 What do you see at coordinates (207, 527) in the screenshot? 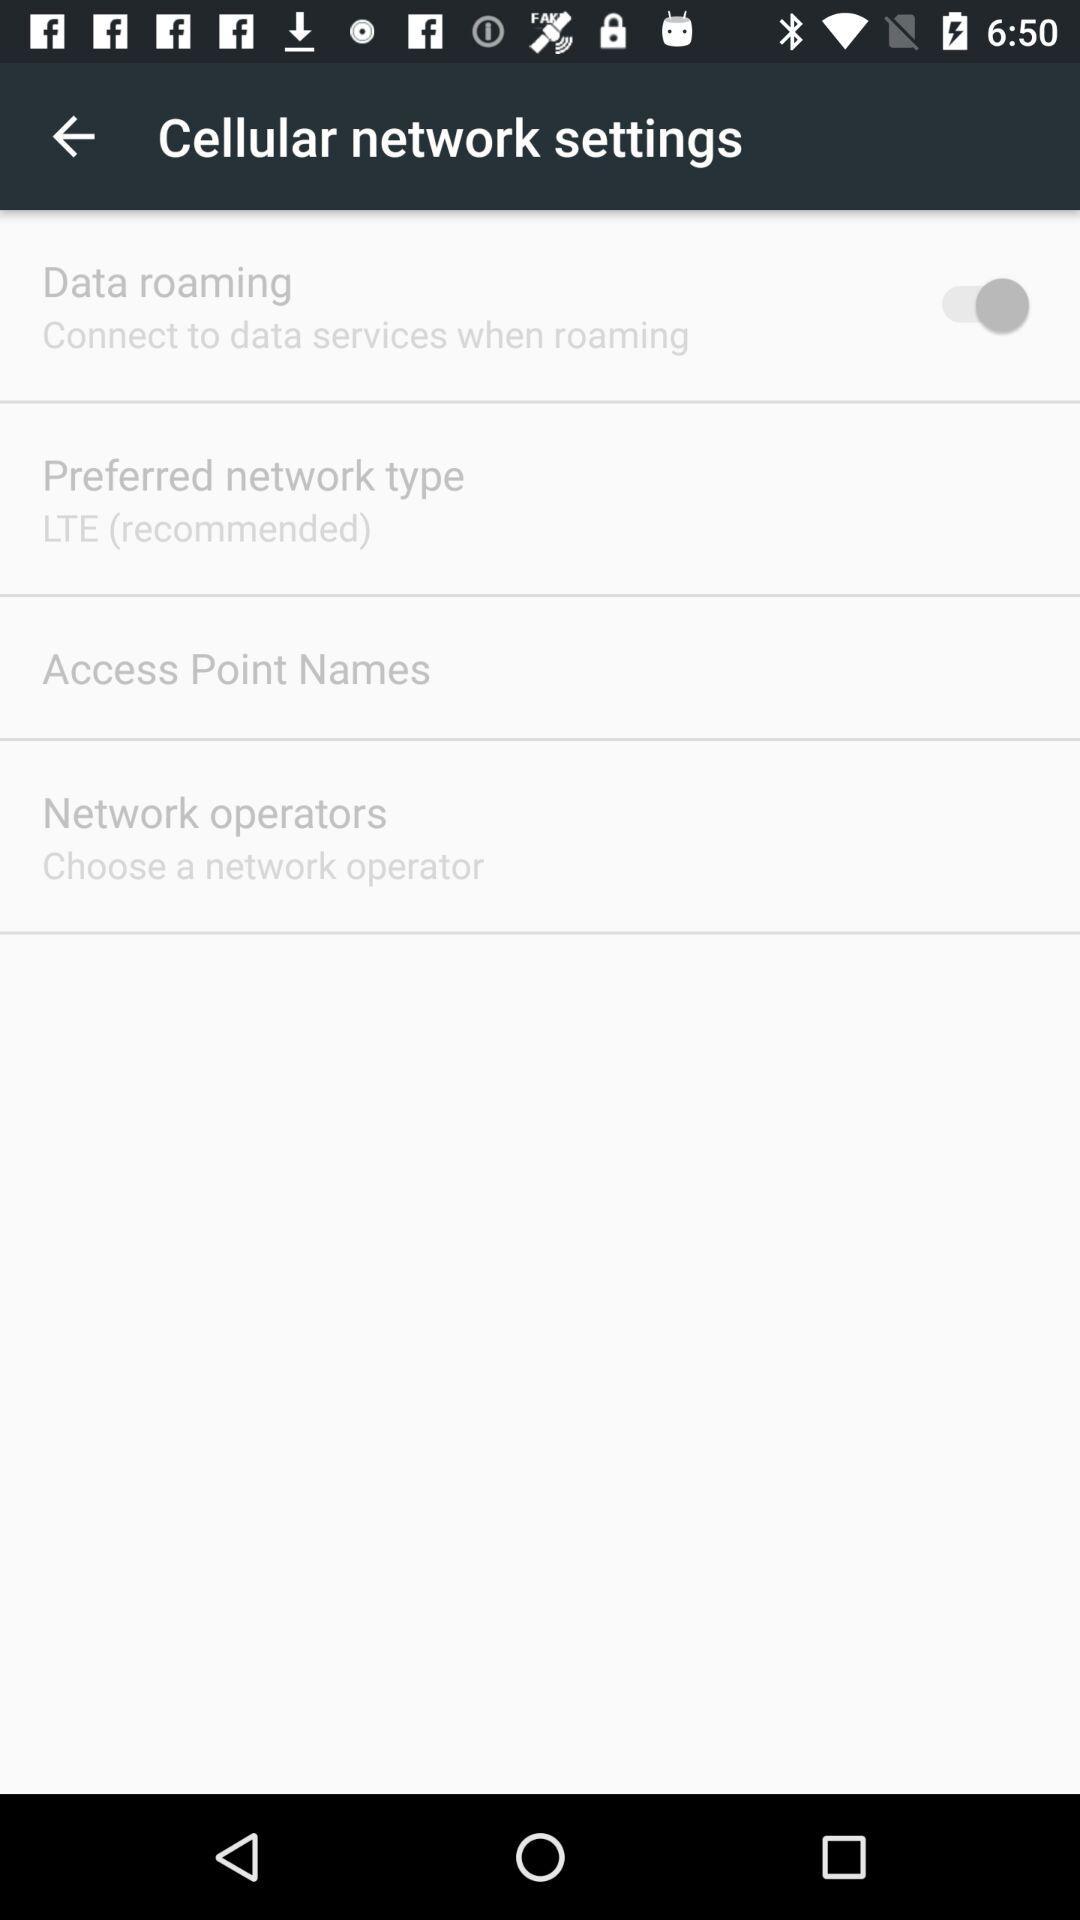
I see `the item below the preferred network type app` at bounding box center [207, 527].